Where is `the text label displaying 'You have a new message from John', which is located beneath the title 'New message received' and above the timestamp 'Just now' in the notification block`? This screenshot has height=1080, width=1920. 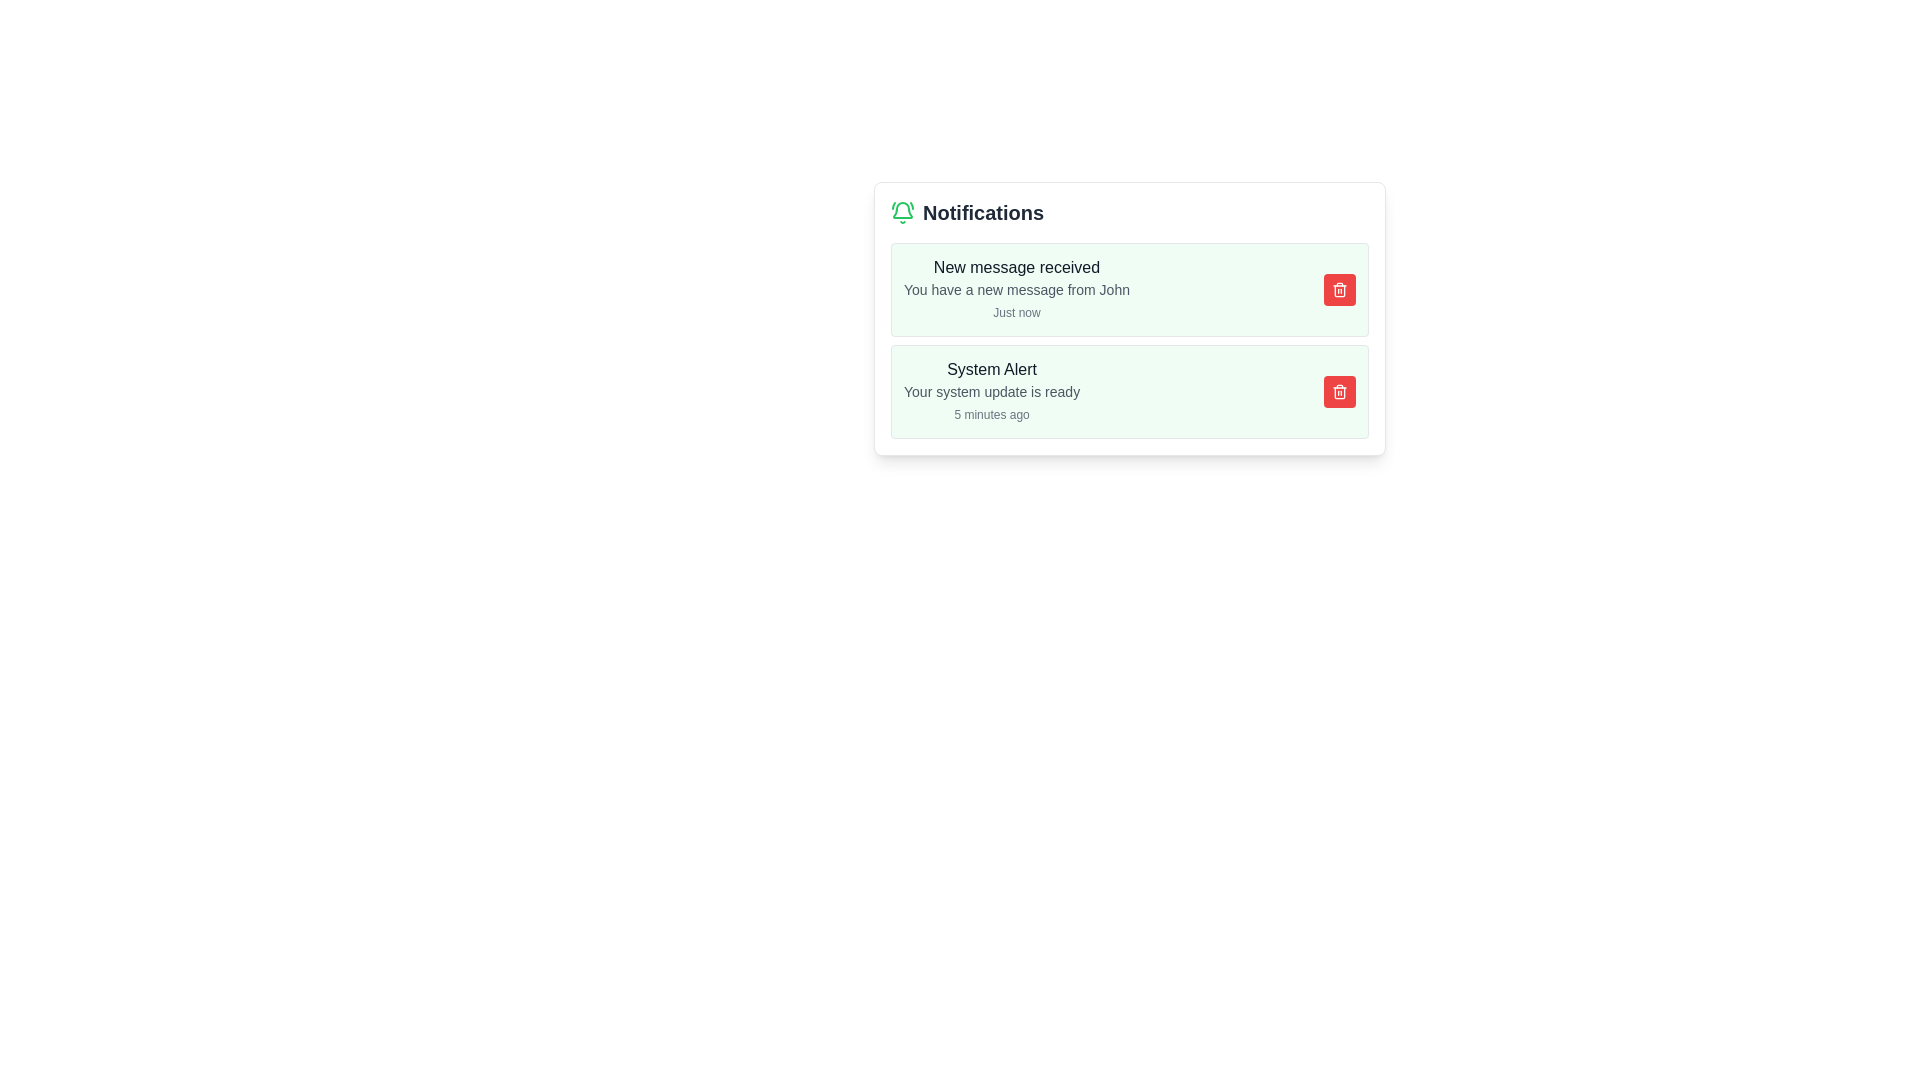 the text label displaying 'You have a new message from John', which is located beneath the title 'New message received' and above the timestamp 'Just now' in the notification block is located at coordinates (1017, 289).